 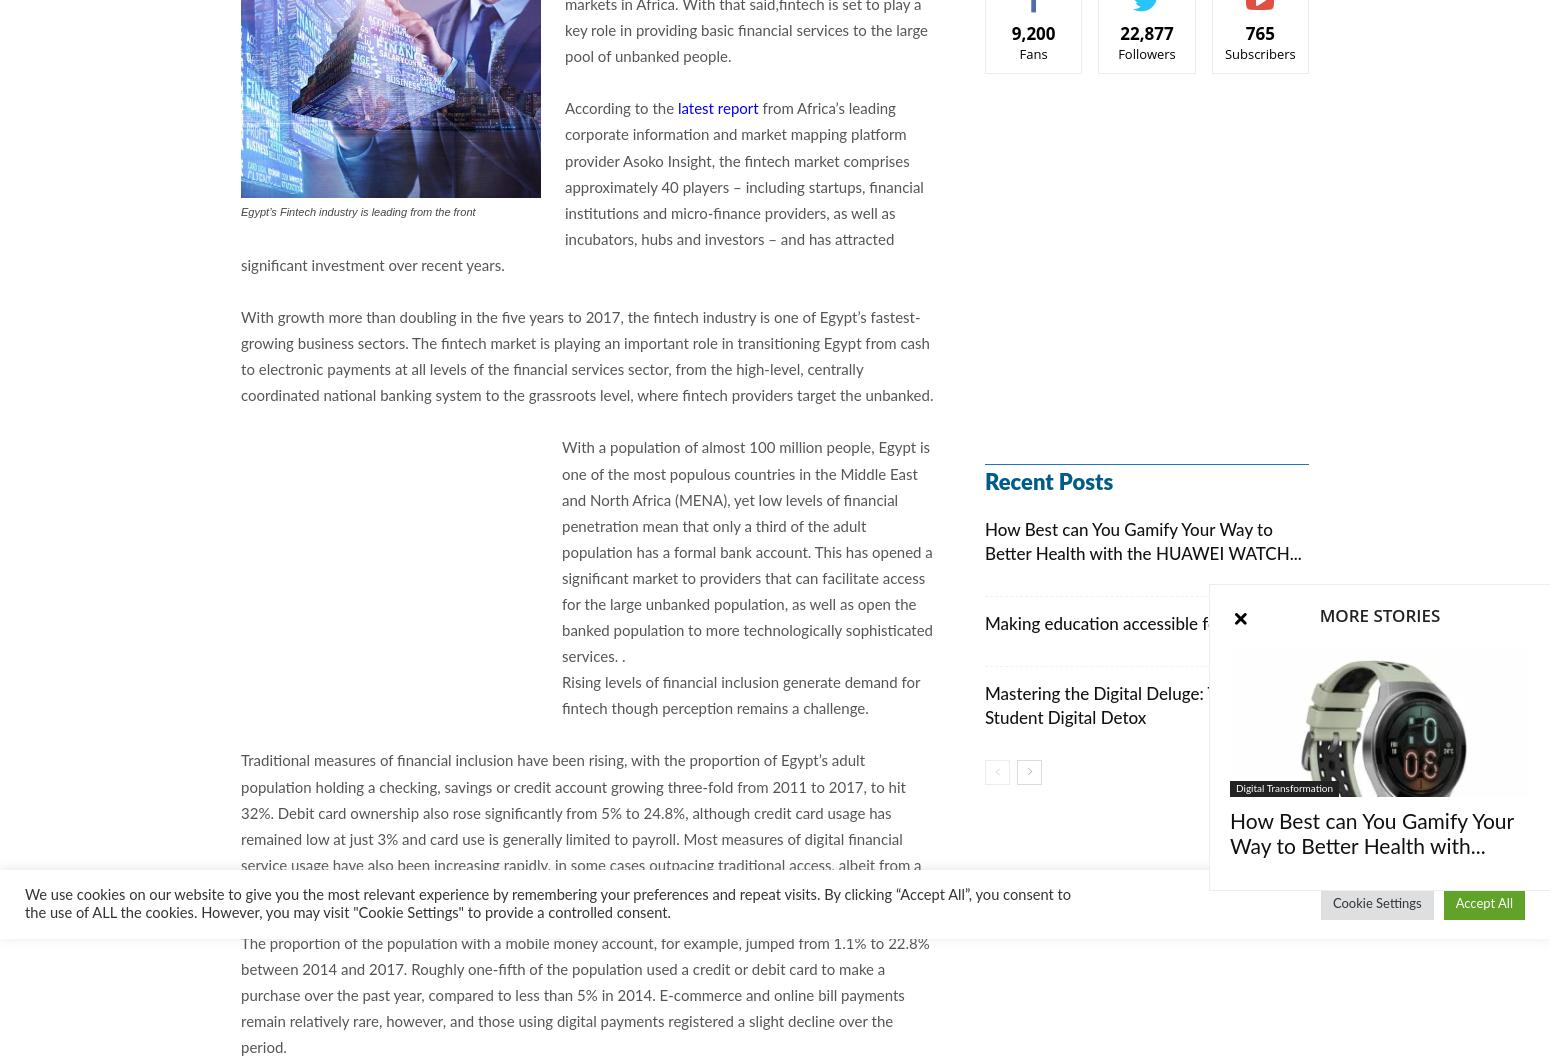 I want to click on '765', so click(x=1258, y=33).